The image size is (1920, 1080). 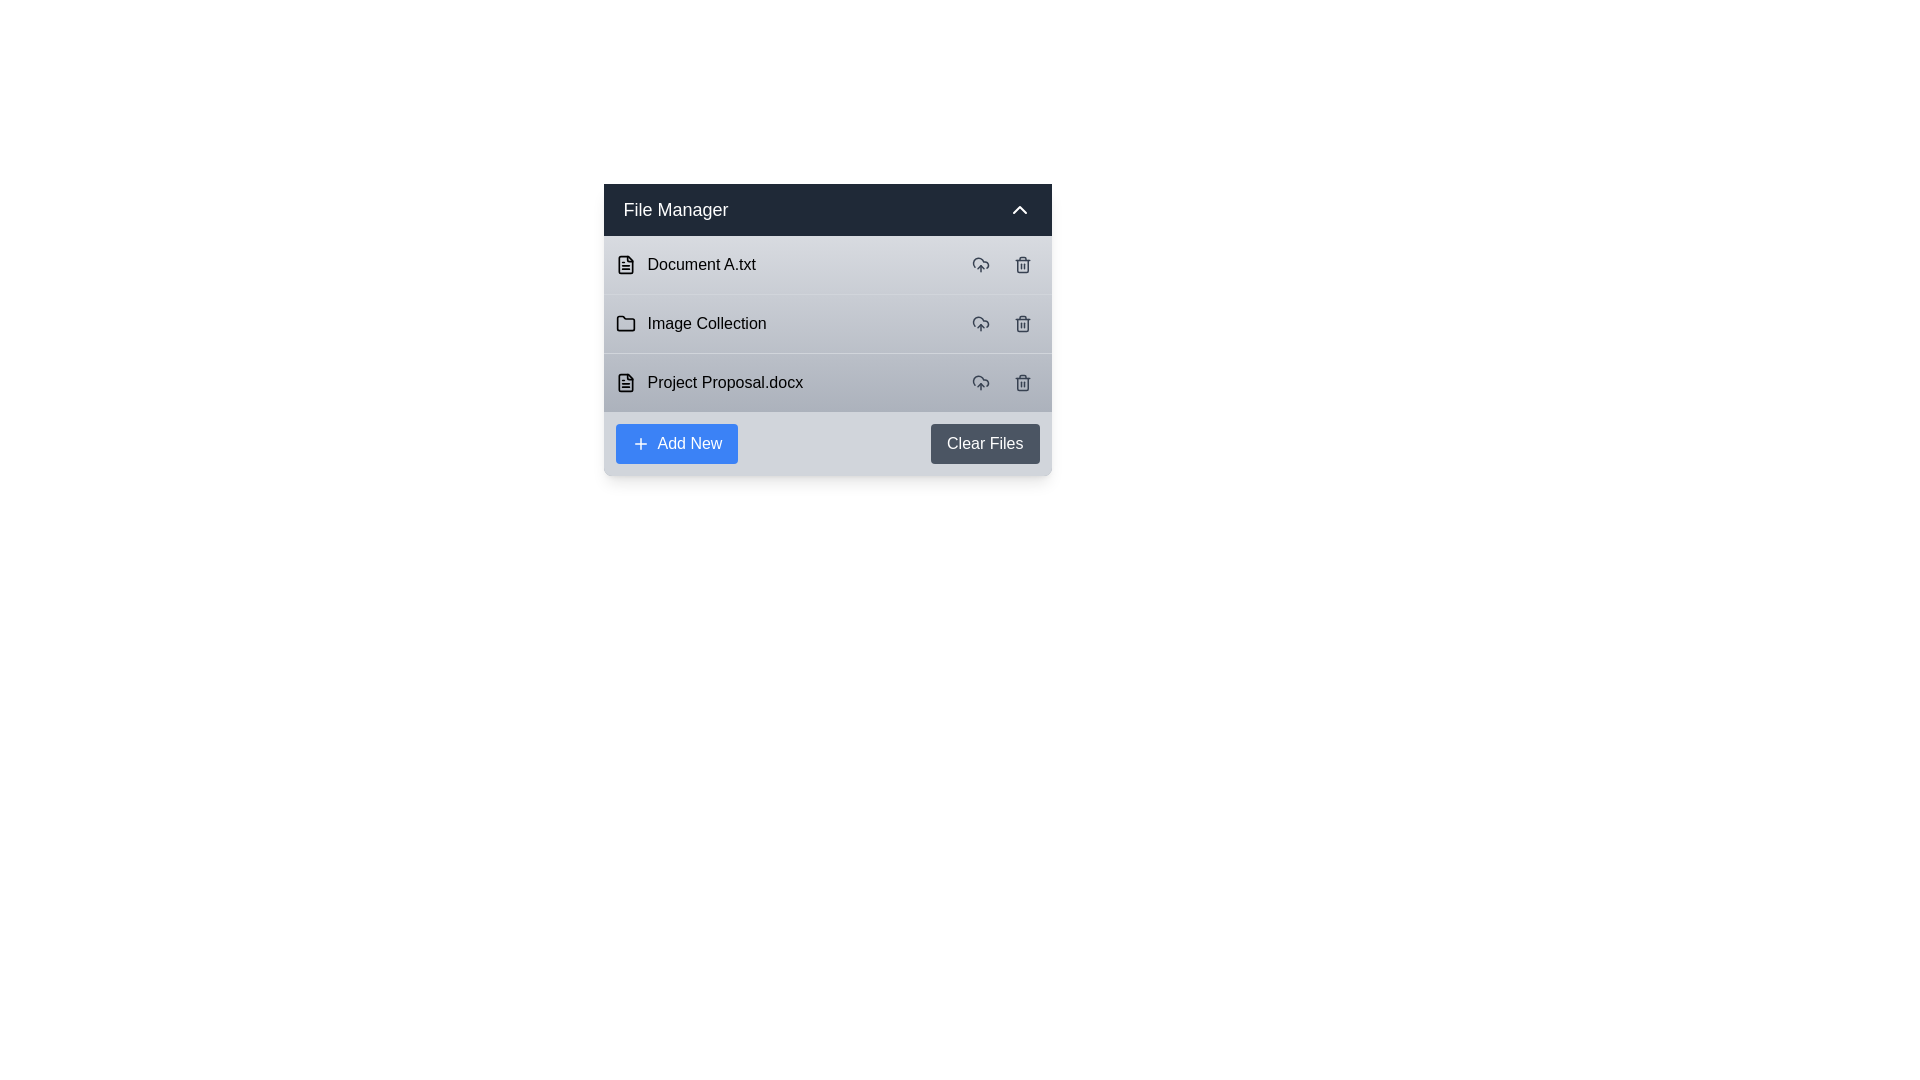 I want to click on the 'Add New' button to add a new file to the list, so click(x=676, y=442).